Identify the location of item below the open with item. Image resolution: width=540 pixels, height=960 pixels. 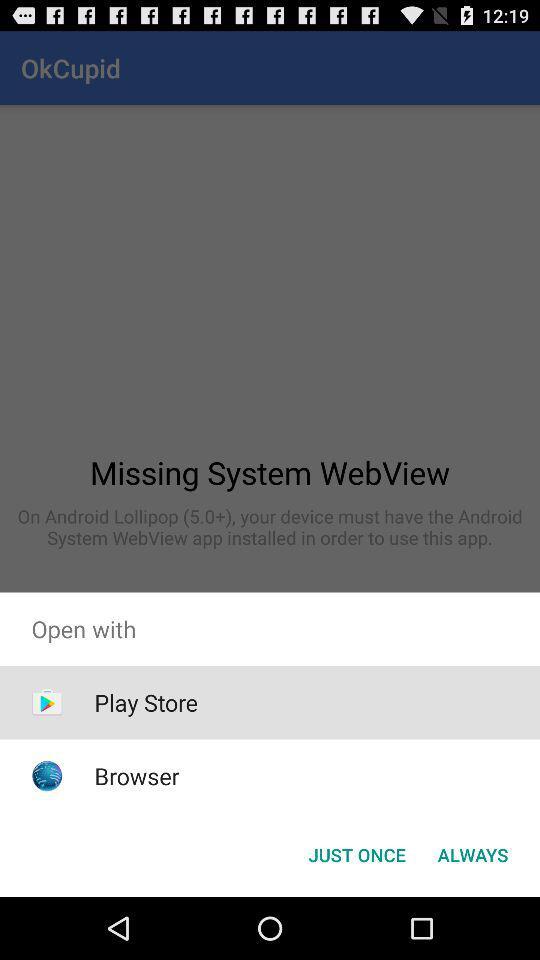
(472, 853).